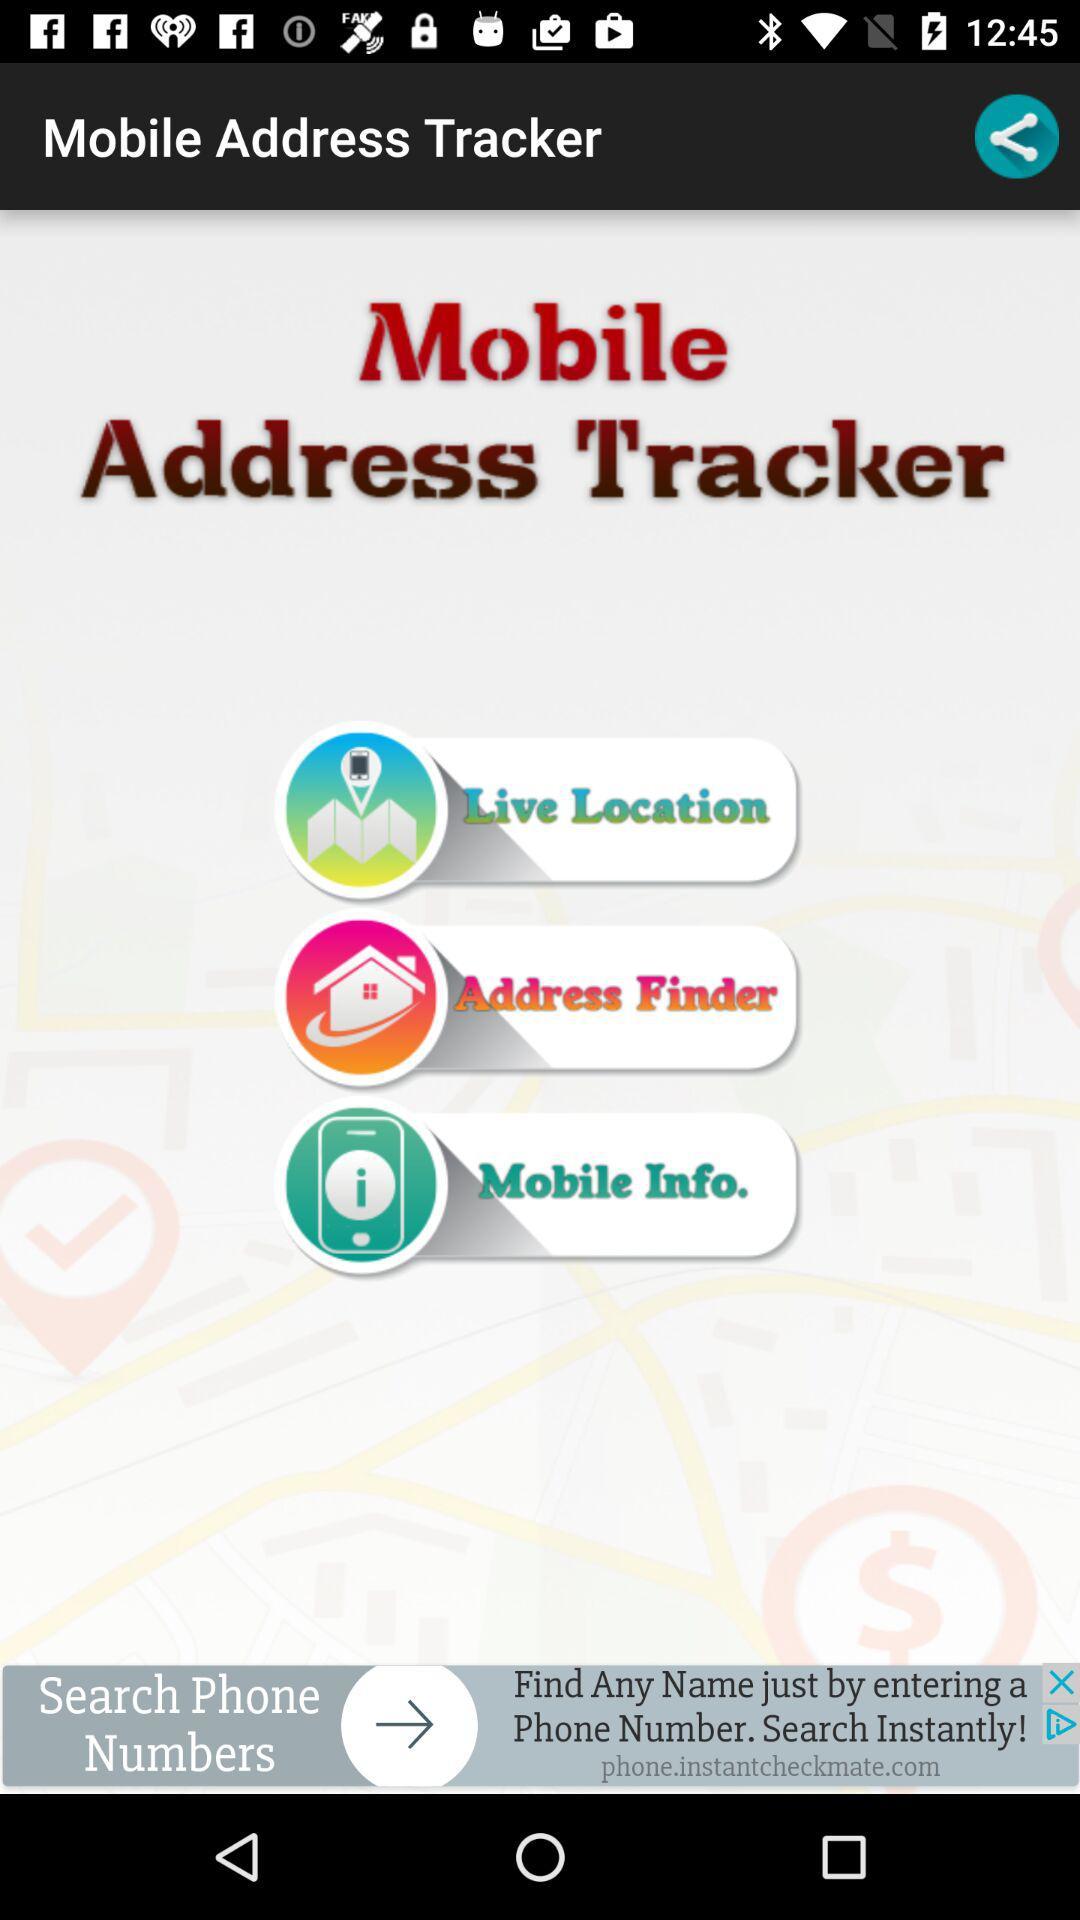 This screenshot has width=1080, height=1920. I want to click on sraech phone number option, so click(540, 1727).